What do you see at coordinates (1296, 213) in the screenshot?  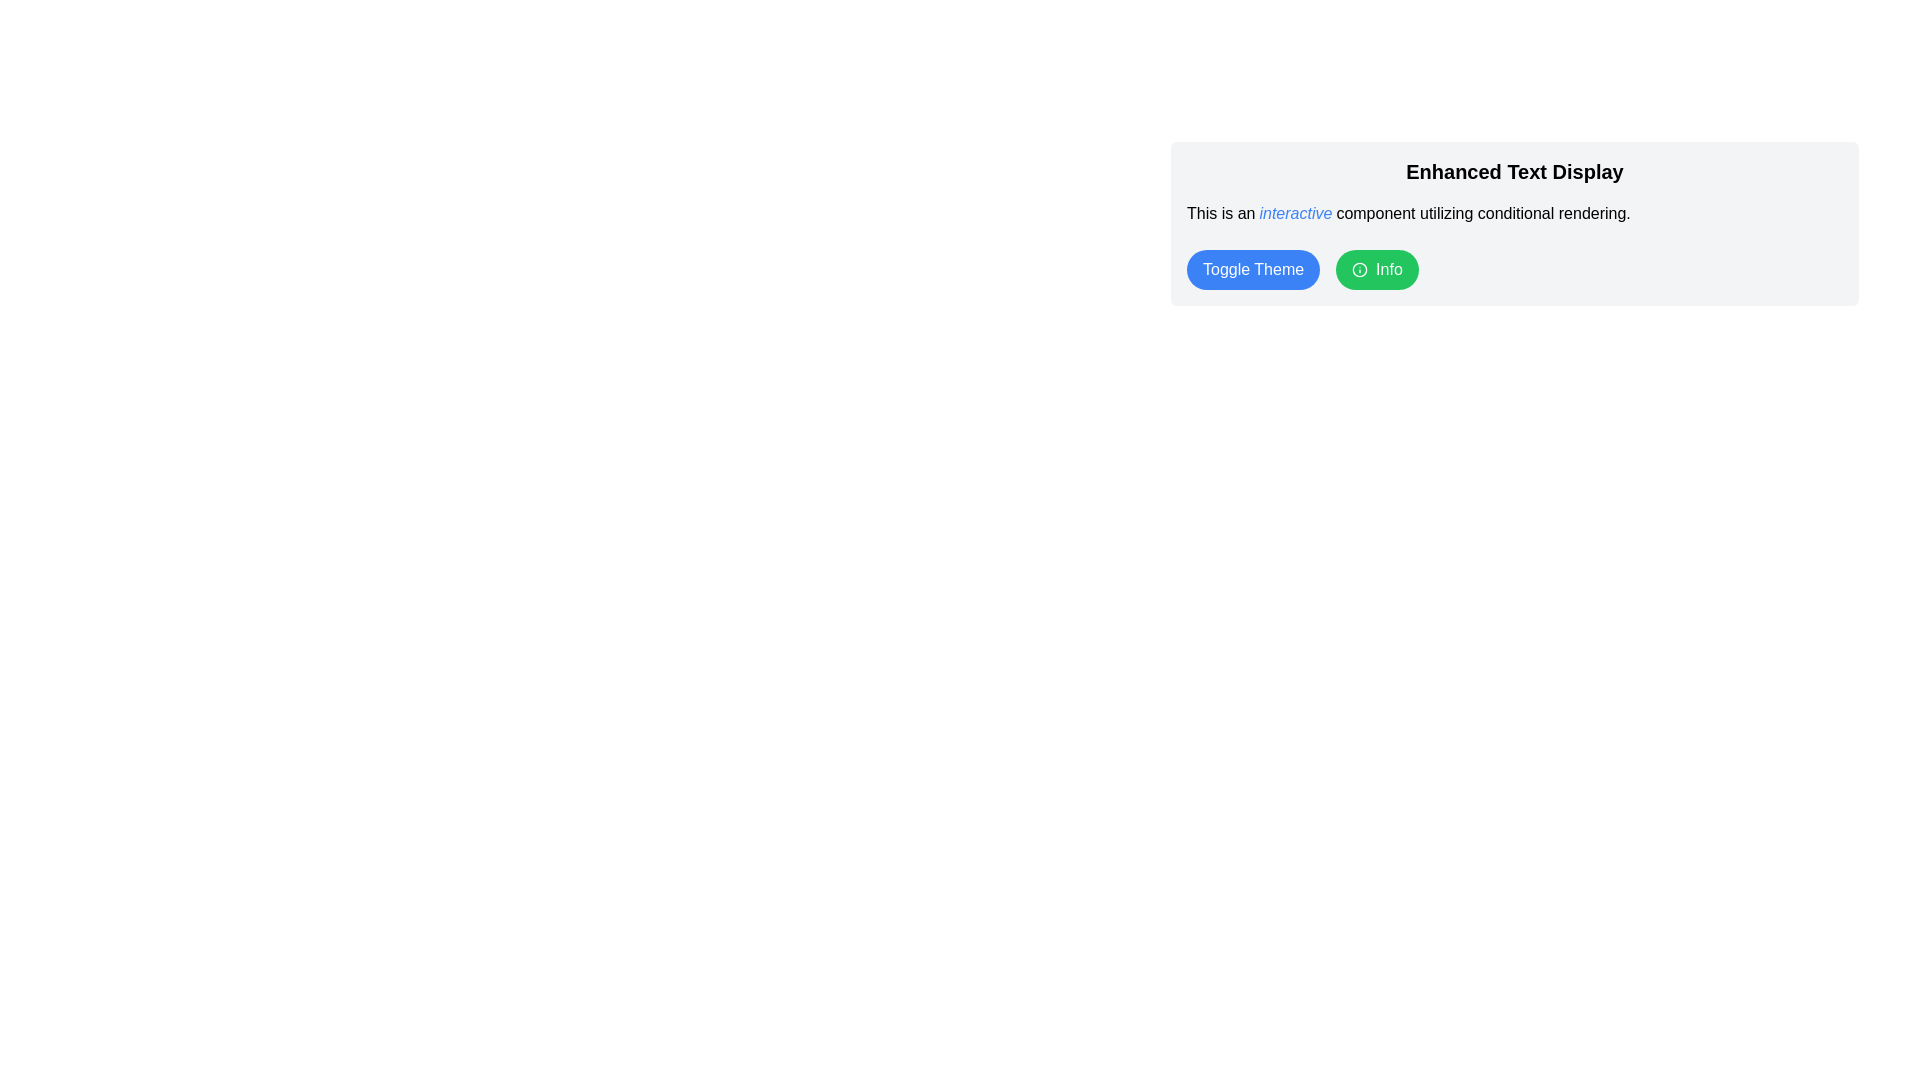 I see `the word 'interactive' in the 'Enhanced Text Display' box to emphasize its importance within the descriptive sentence` at bounding box center [1296, 213].